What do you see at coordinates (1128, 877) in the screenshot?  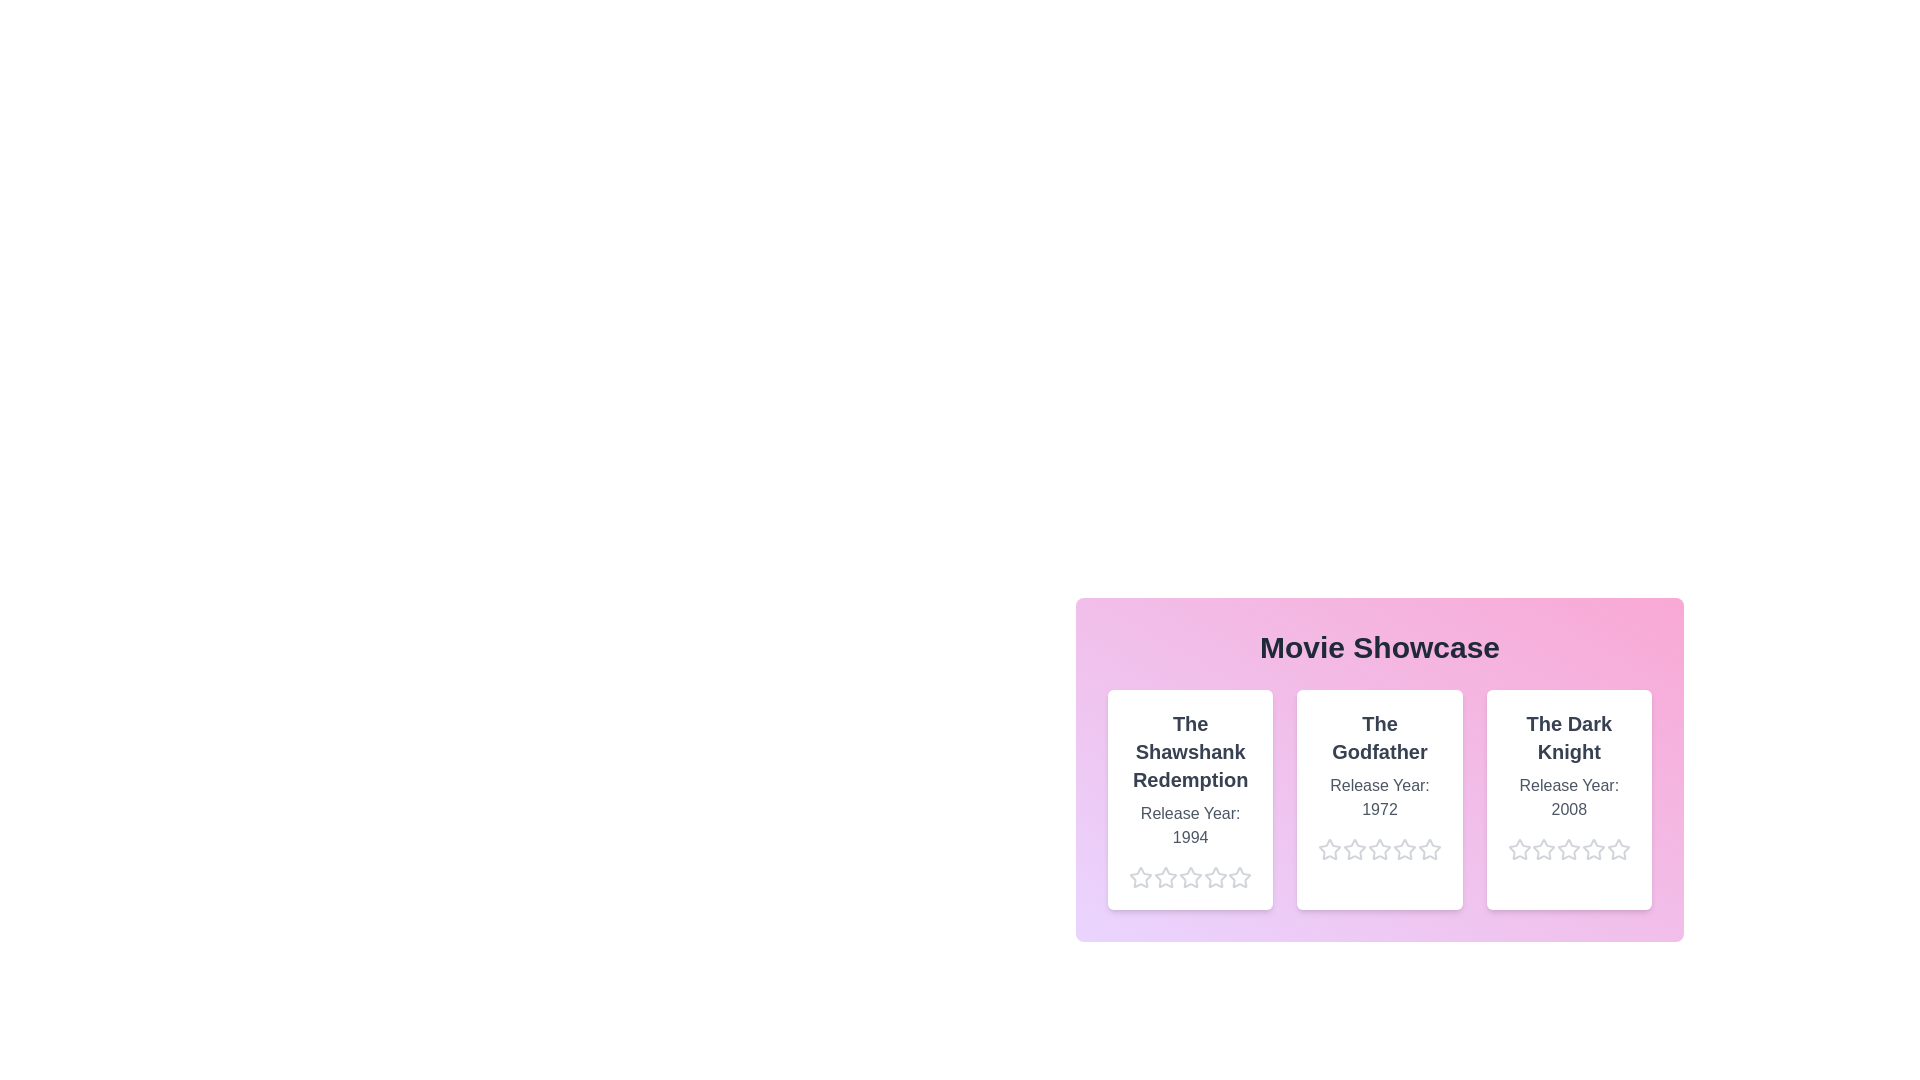 I see `the star corresponding to 1 stars for the movie The Shawshank Redemption` at bounding box center [1128, 877].